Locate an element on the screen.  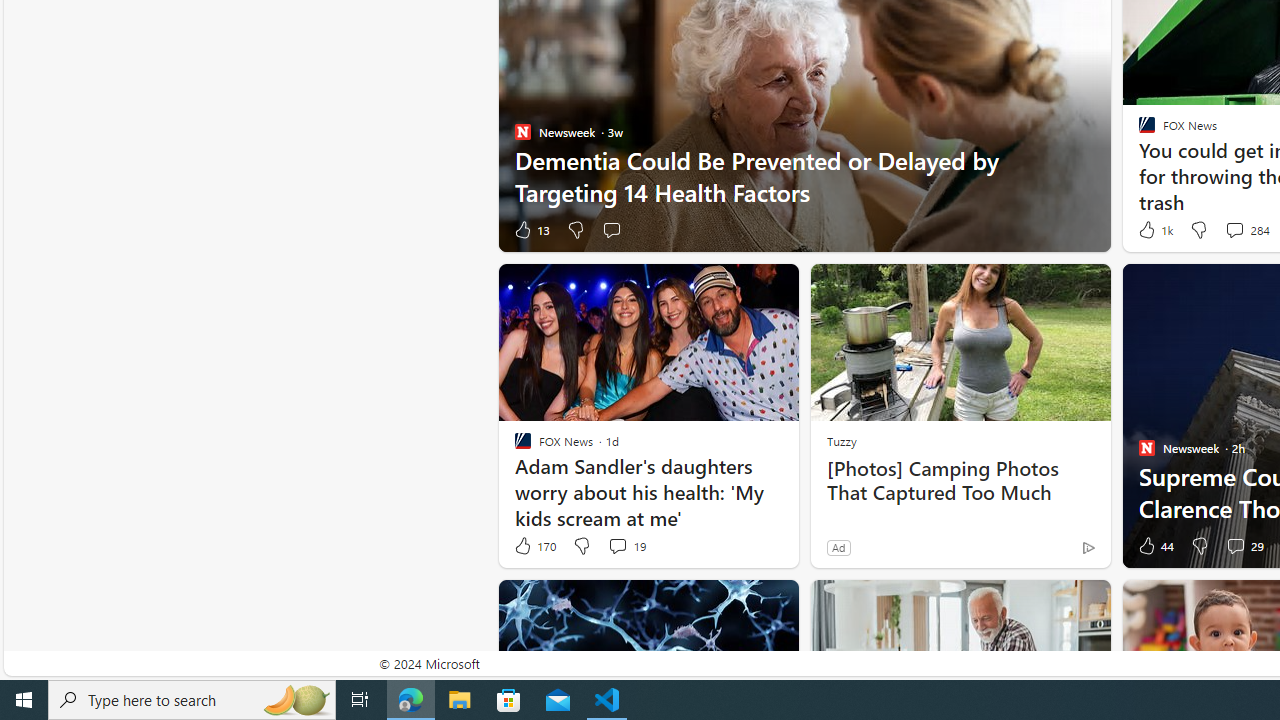
'View comments 29 Comment' is located at coordinates (1234, 545).